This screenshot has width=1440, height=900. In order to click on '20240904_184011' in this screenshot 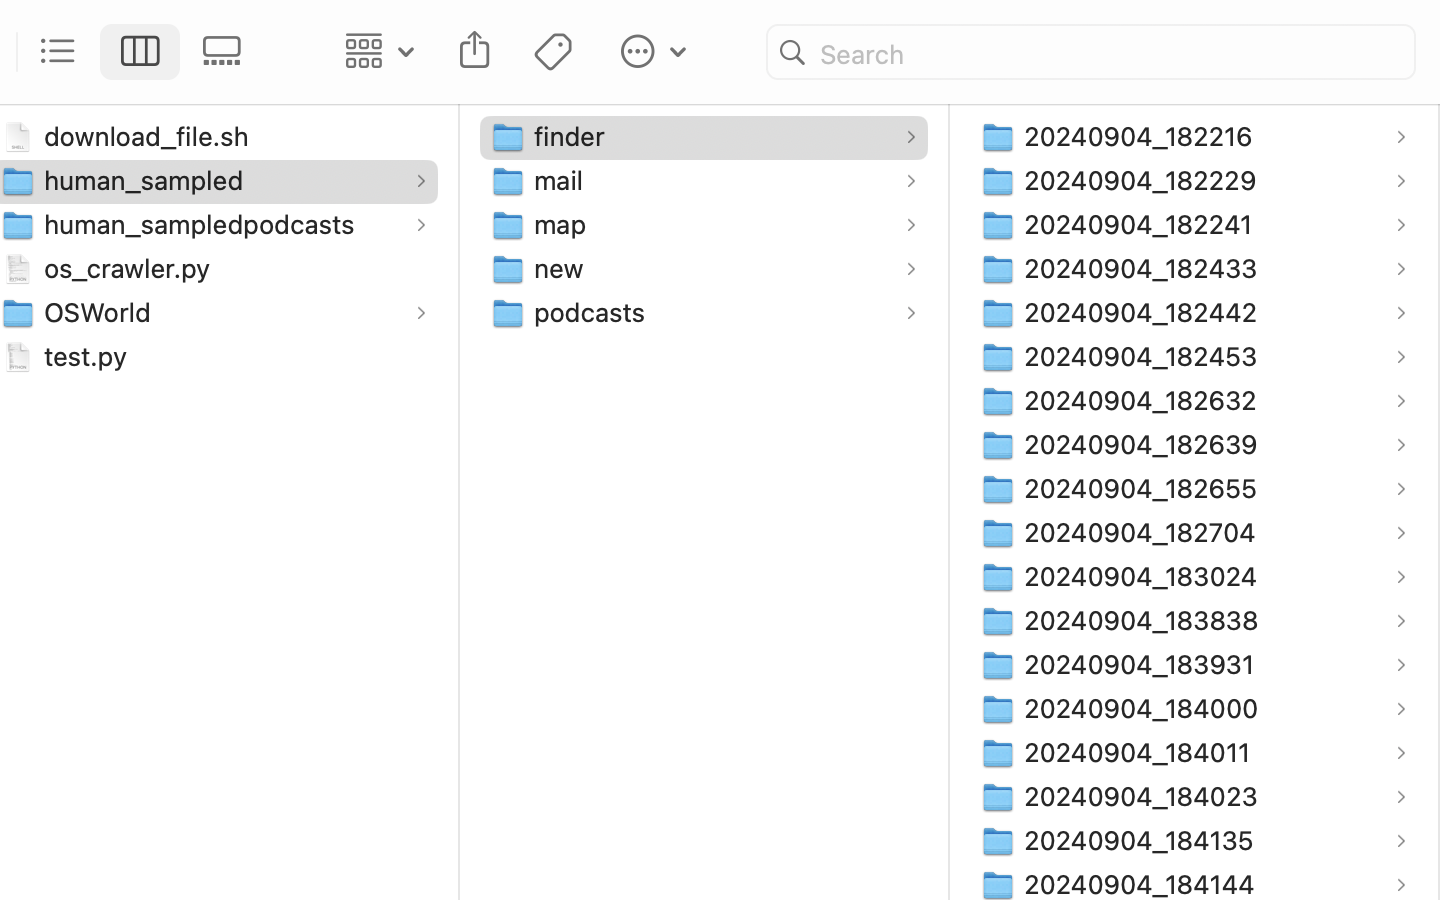, I will do `click(1142, 751)`.